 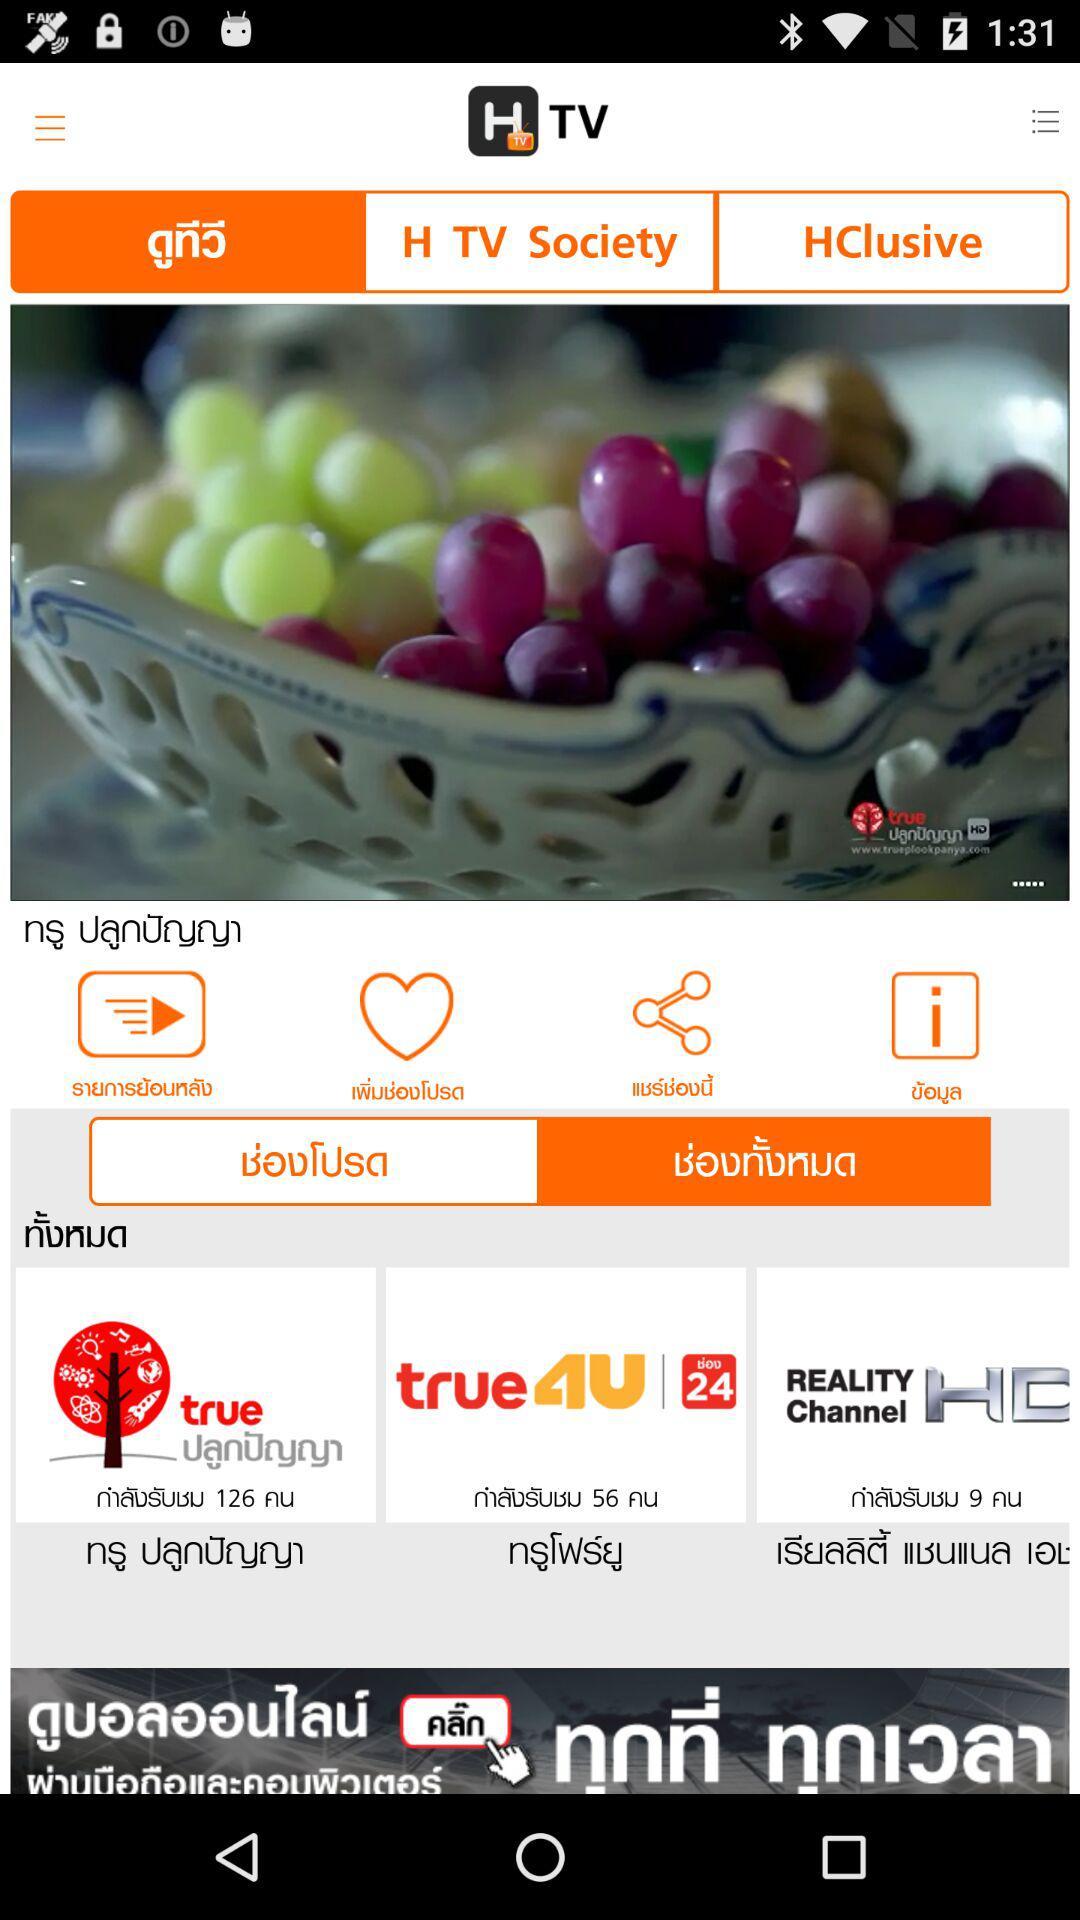 I want to click on the info icon, so click(x=937, y=1086).